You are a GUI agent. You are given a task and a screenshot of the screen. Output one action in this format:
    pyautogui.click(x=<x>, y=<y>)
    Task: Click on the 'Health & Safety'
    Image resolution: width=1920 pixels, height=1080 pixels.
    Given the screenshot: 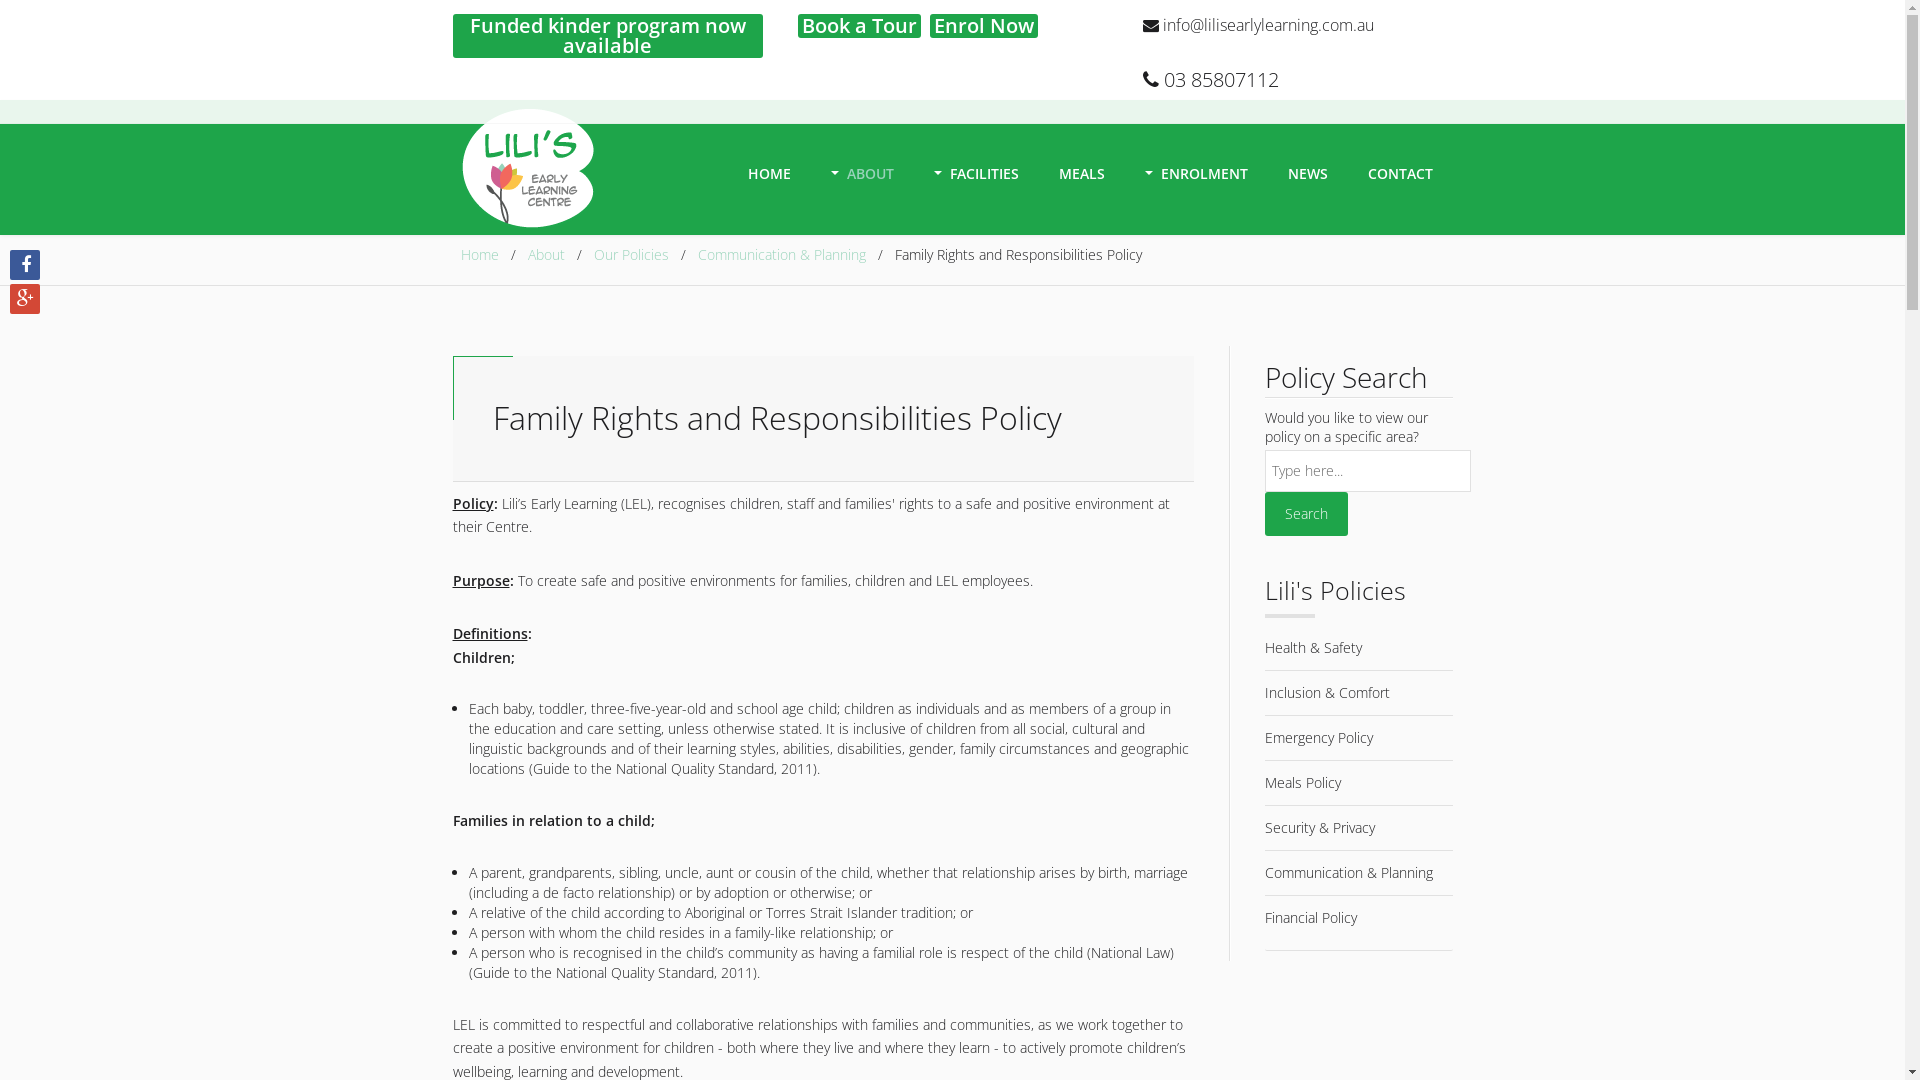 What is the action you would take?
    pyautogui.click(x=1313, y=647)
    